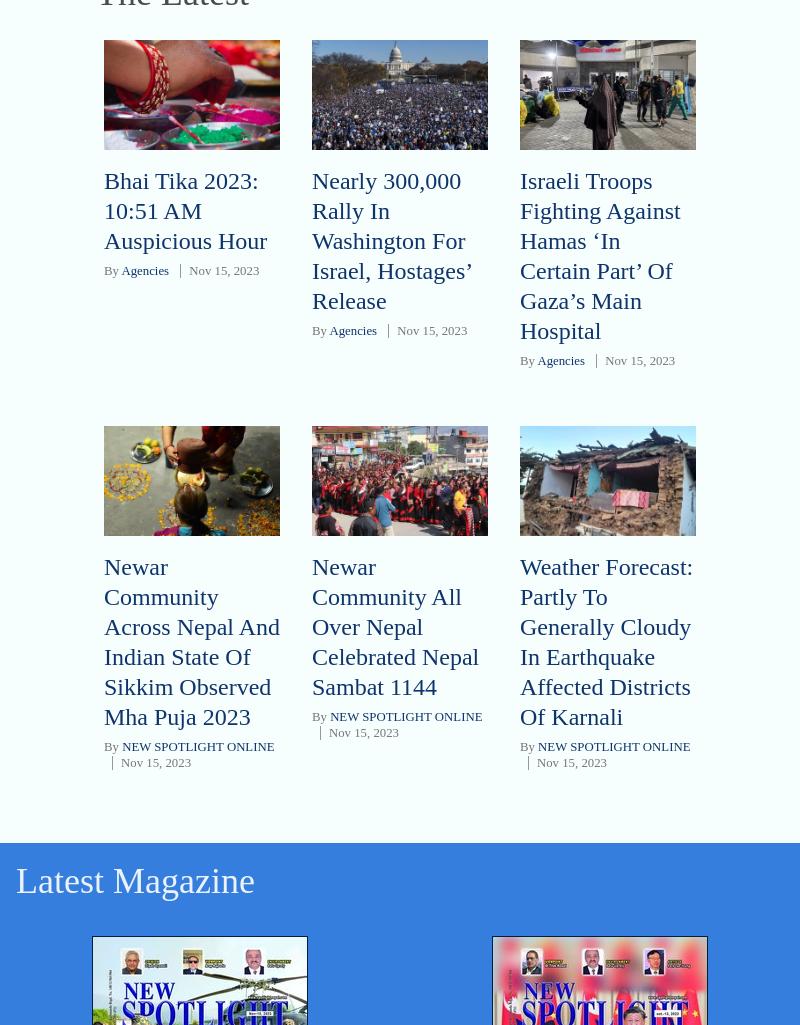 Image resolution: width=800 pixels, height=1025 pixels. Describe the element at coordinates (598, 255) in the screenshot. I see `'Israeli Troops Fighting Against Hamas ‘In Certain Part’ Of Gaza’s Main Hospital'` at that location.